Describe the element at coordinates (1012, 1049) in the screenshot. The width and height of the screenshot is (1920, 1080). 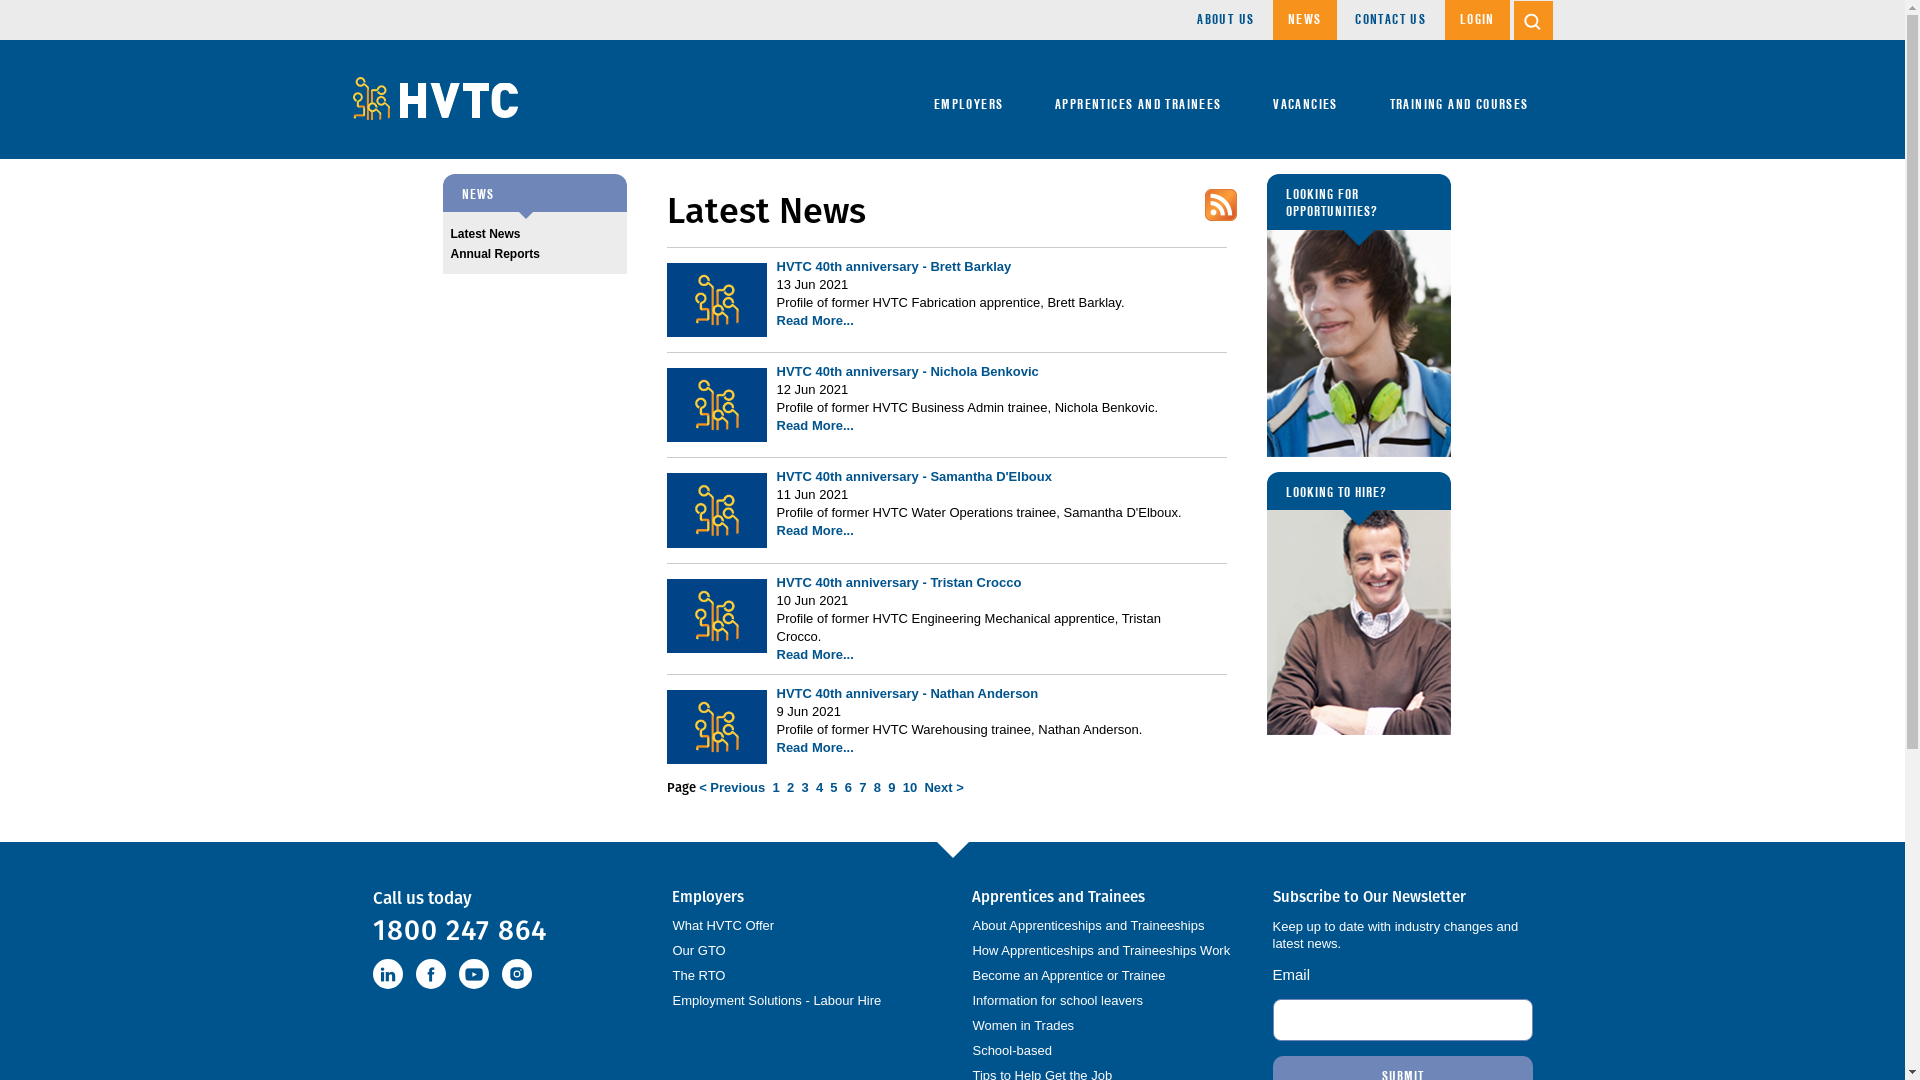
I see `'School-based'` at that location.